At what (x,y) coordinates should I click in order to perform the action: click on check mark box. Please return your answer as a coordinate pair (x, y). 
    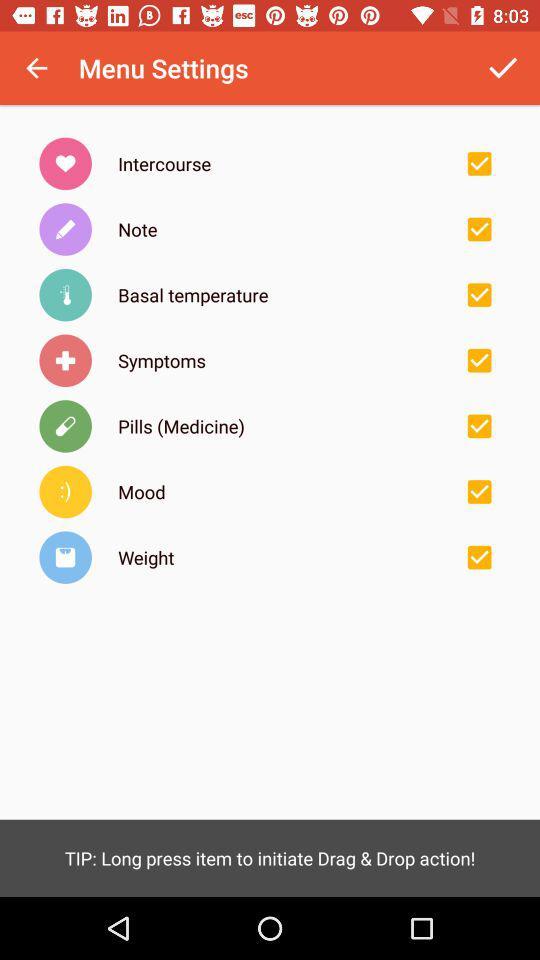
    Looking at the image, I should click on (478, 229).